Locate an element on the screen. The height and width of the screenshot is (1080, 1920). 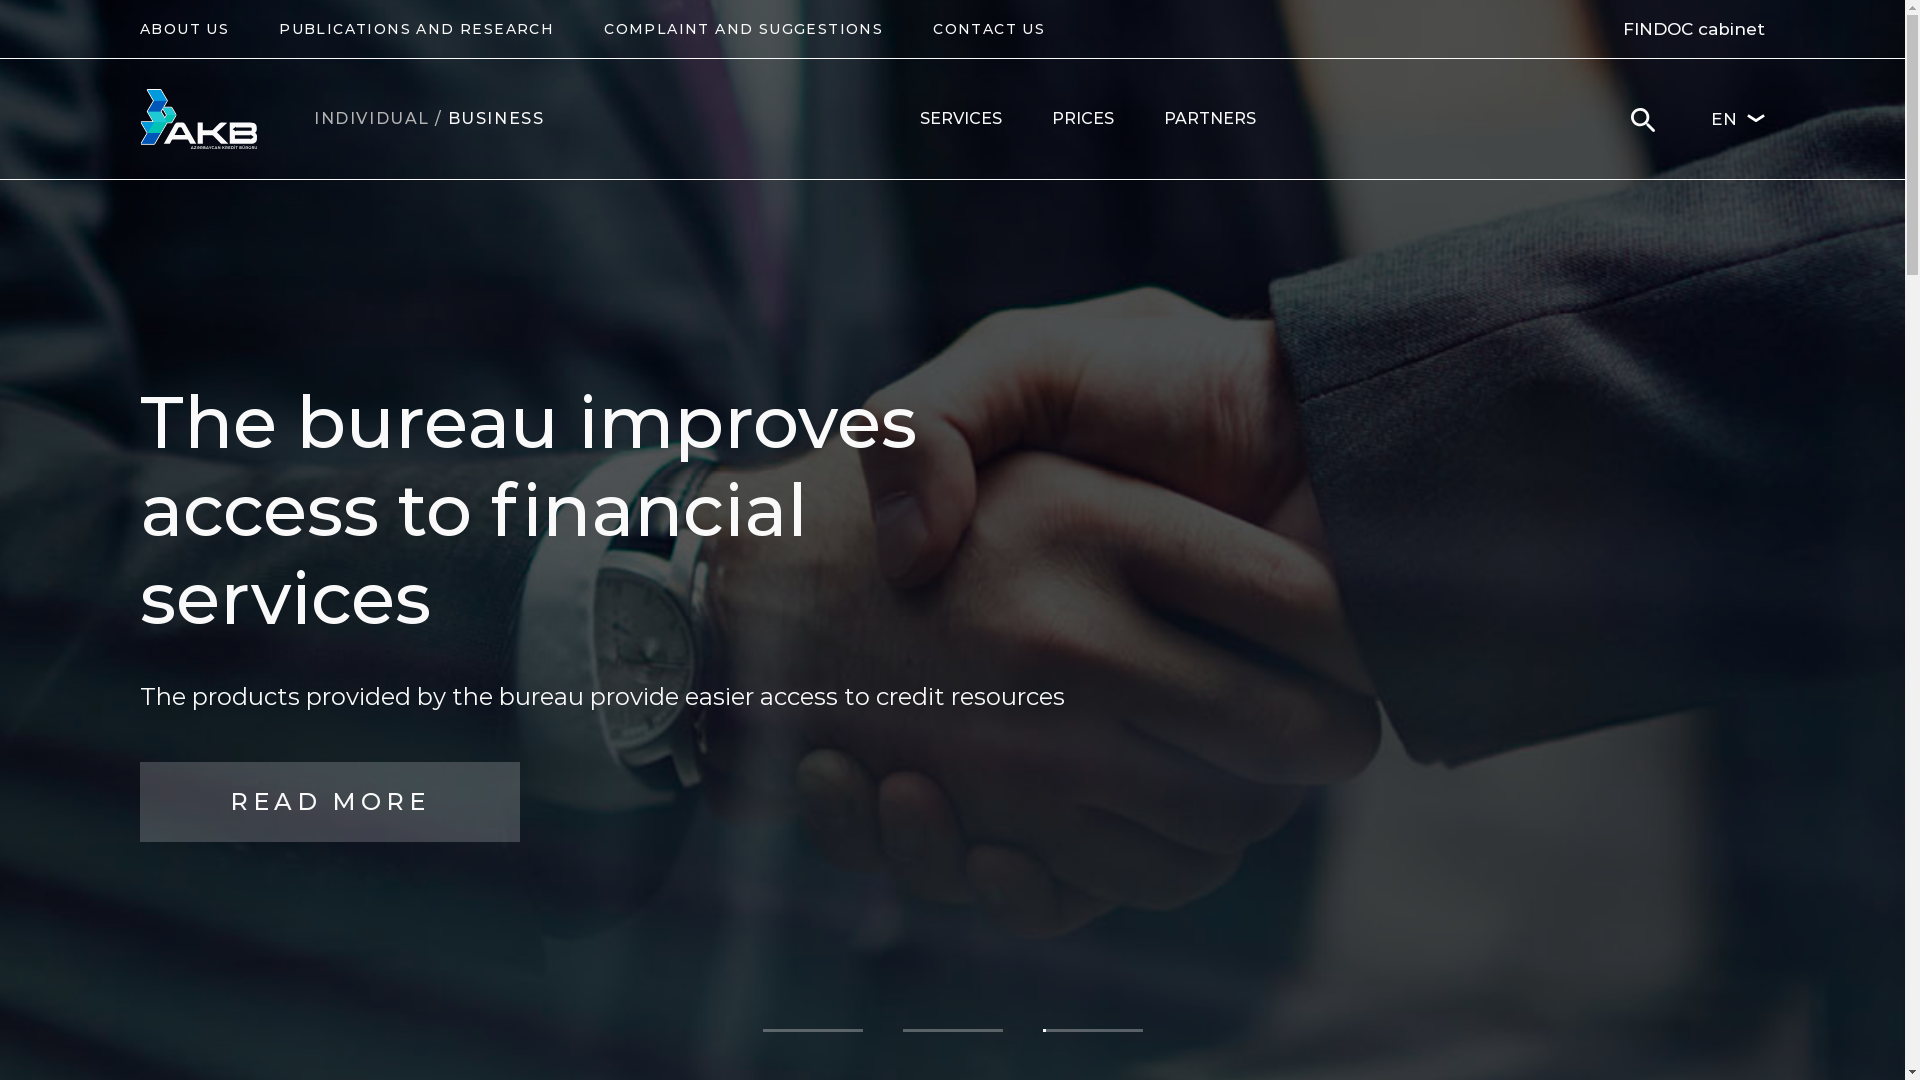
'ABOUT US' is located at coordinates (184, 28).